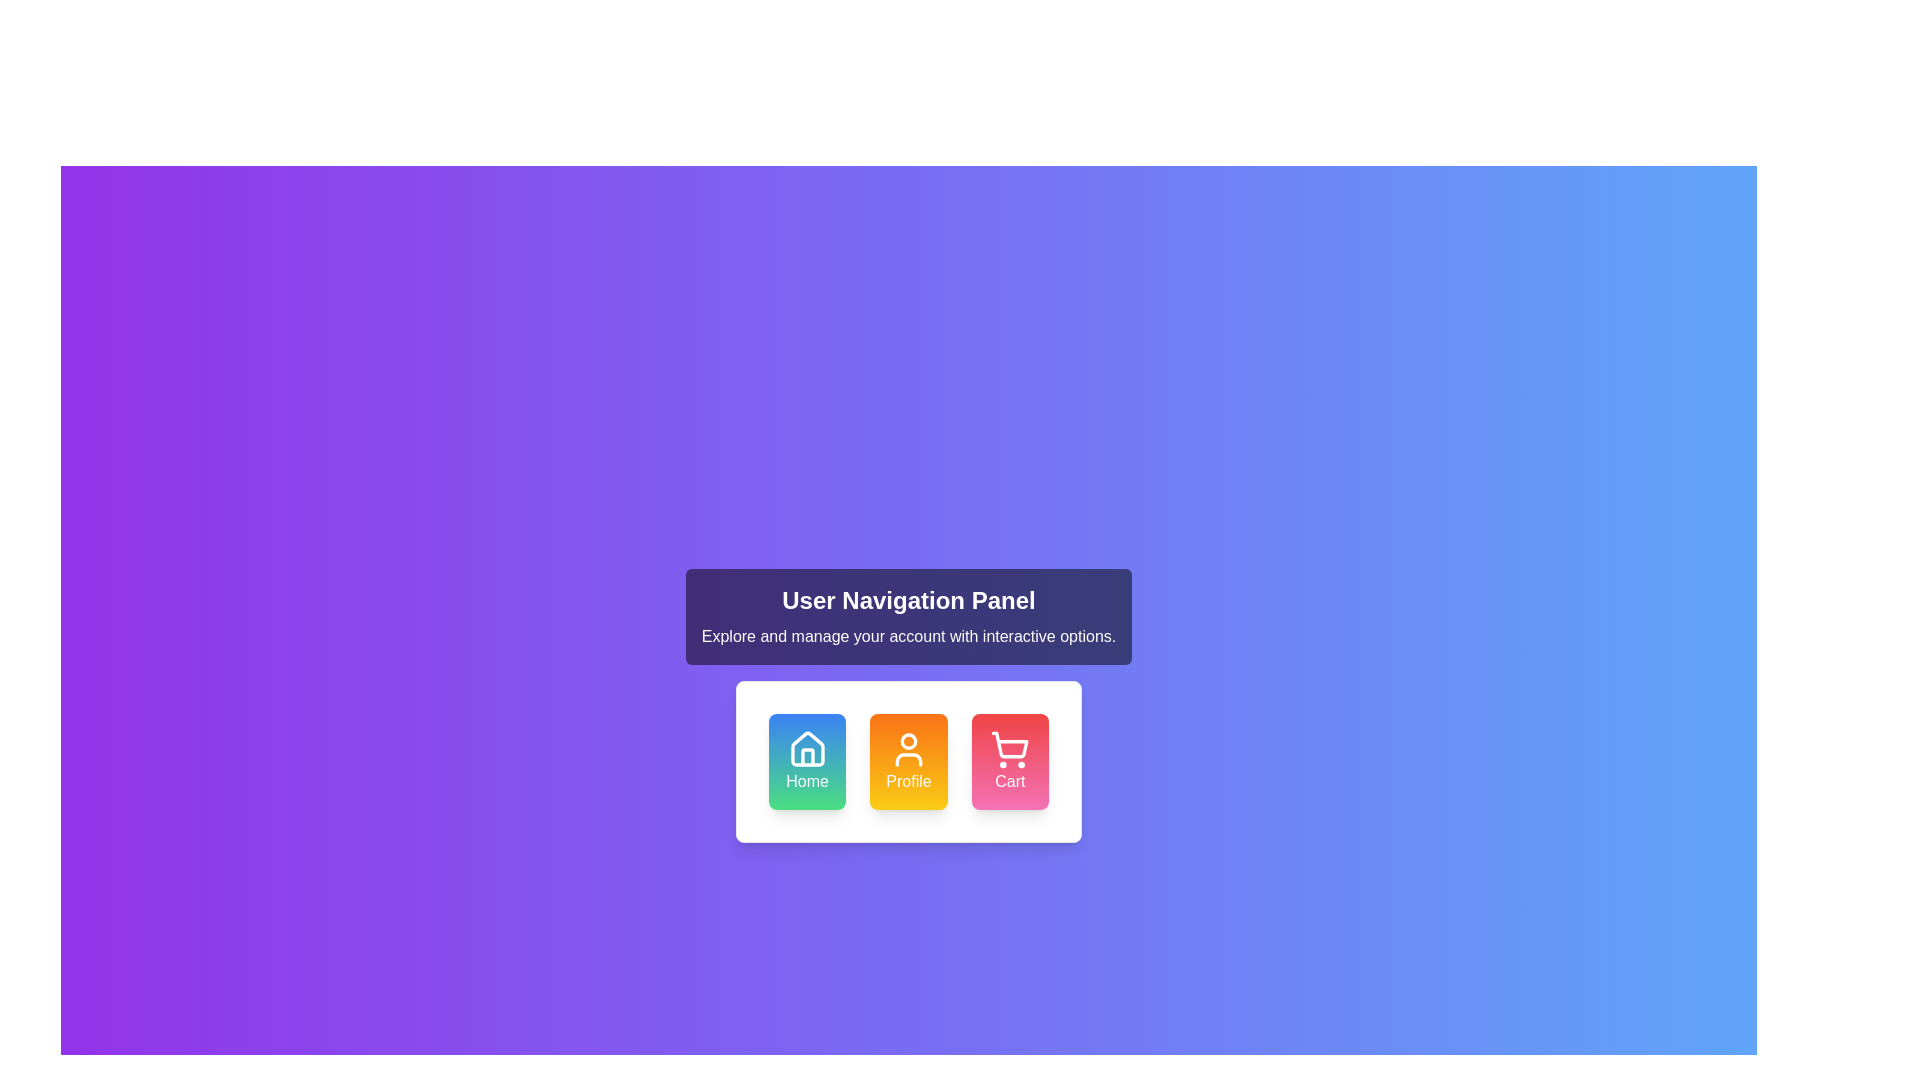 The height and width of the screenshot is (1080, 1920). What do you see at coordinates (807, 757) in the screenshot?
I see `accessibility and design of the 'Home' button, which features a house icon and is the leftmost button in the lower row of the interface` at bounding box center [807, 757].